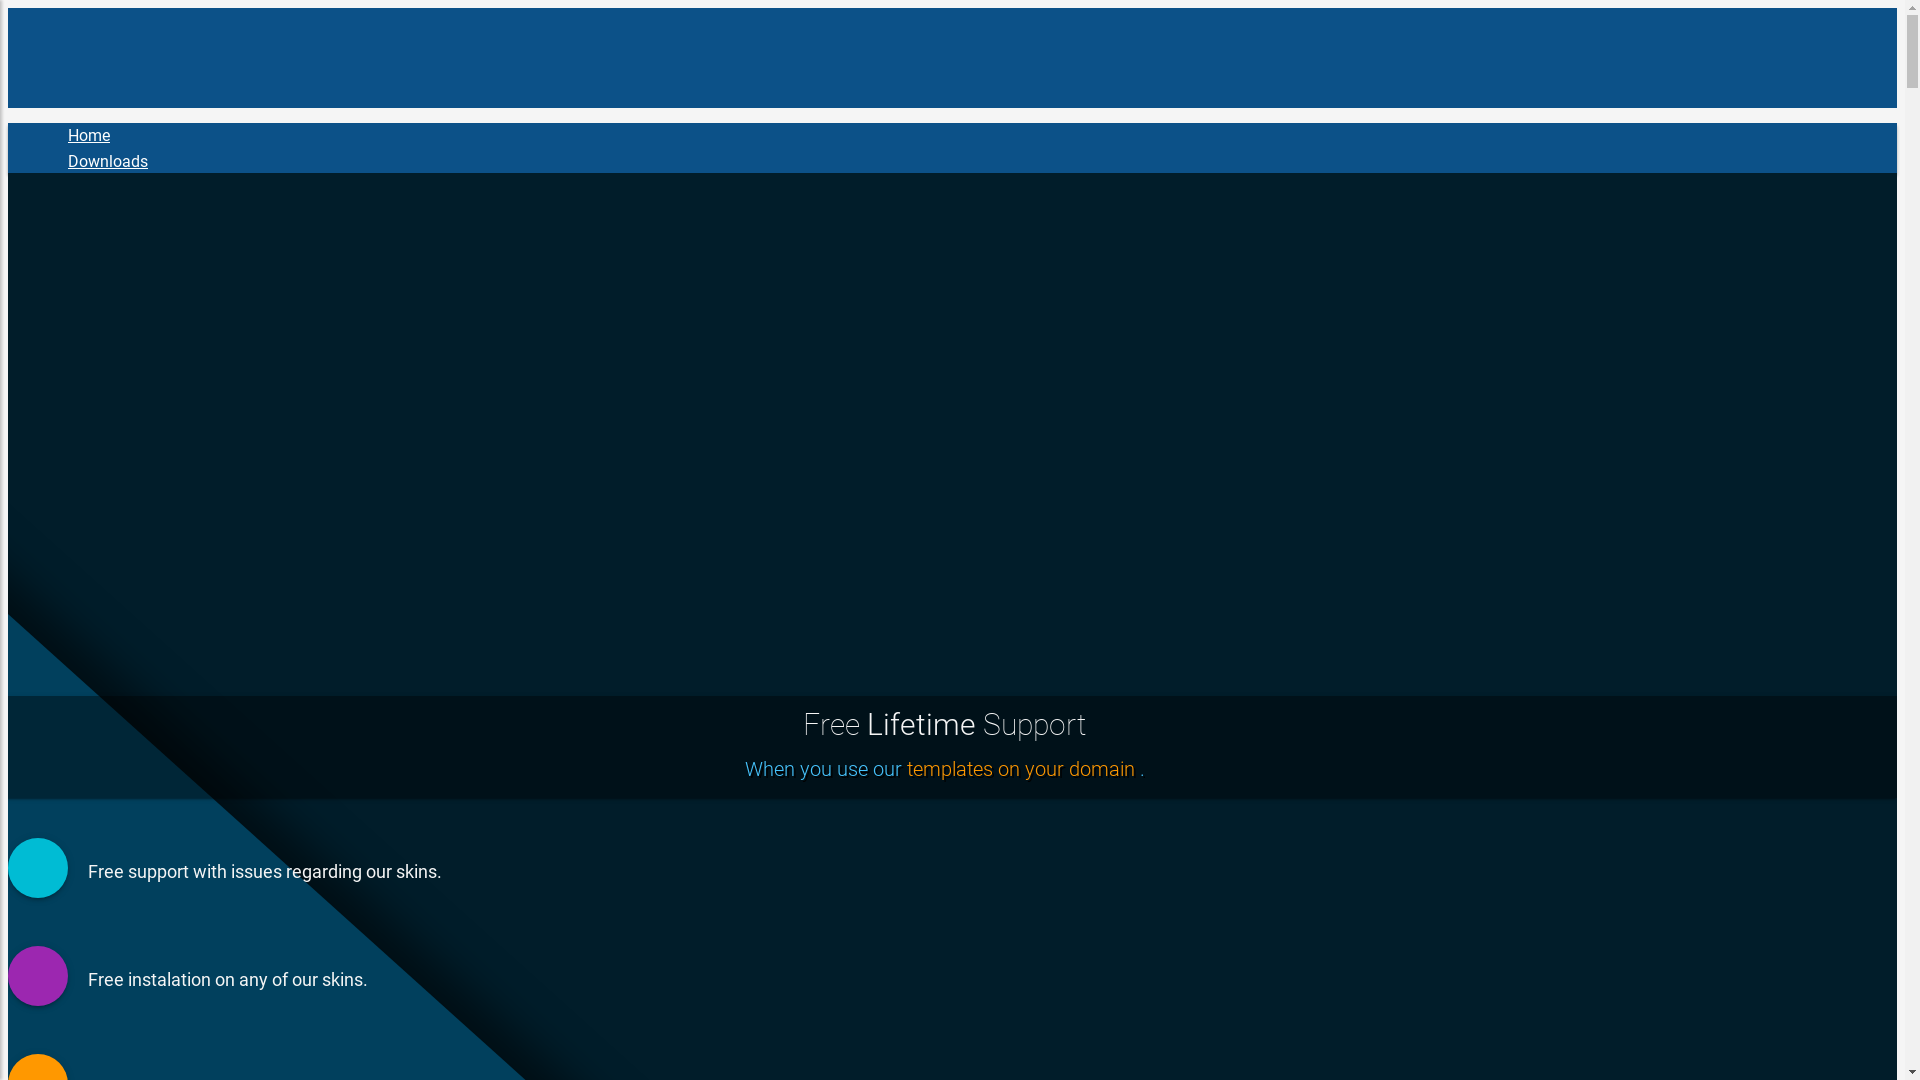  What do you see at coordinates (88, 135) in the screenshot?
I see `'Home'` at bounding box center [88, 135].